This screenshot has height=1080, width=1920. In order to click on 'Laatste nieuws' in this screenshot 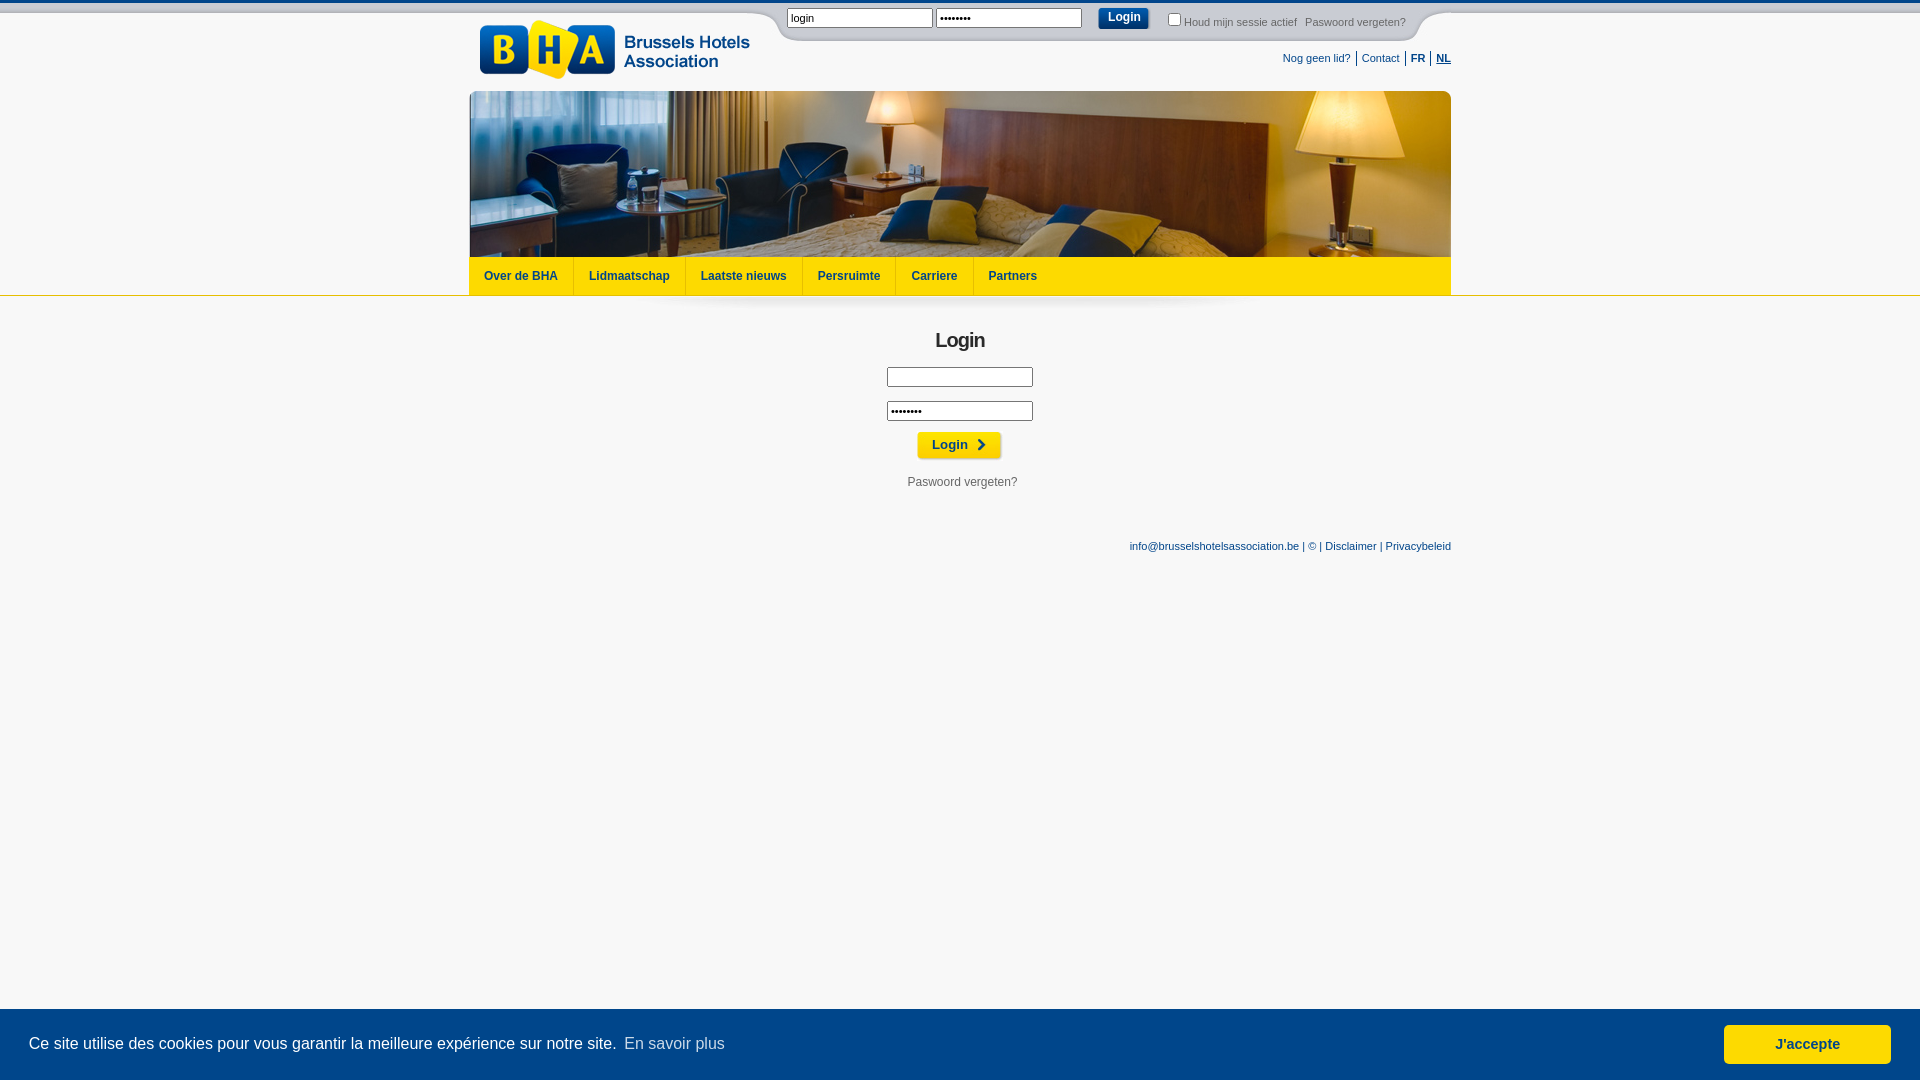, I will do `click(742, 276)`.